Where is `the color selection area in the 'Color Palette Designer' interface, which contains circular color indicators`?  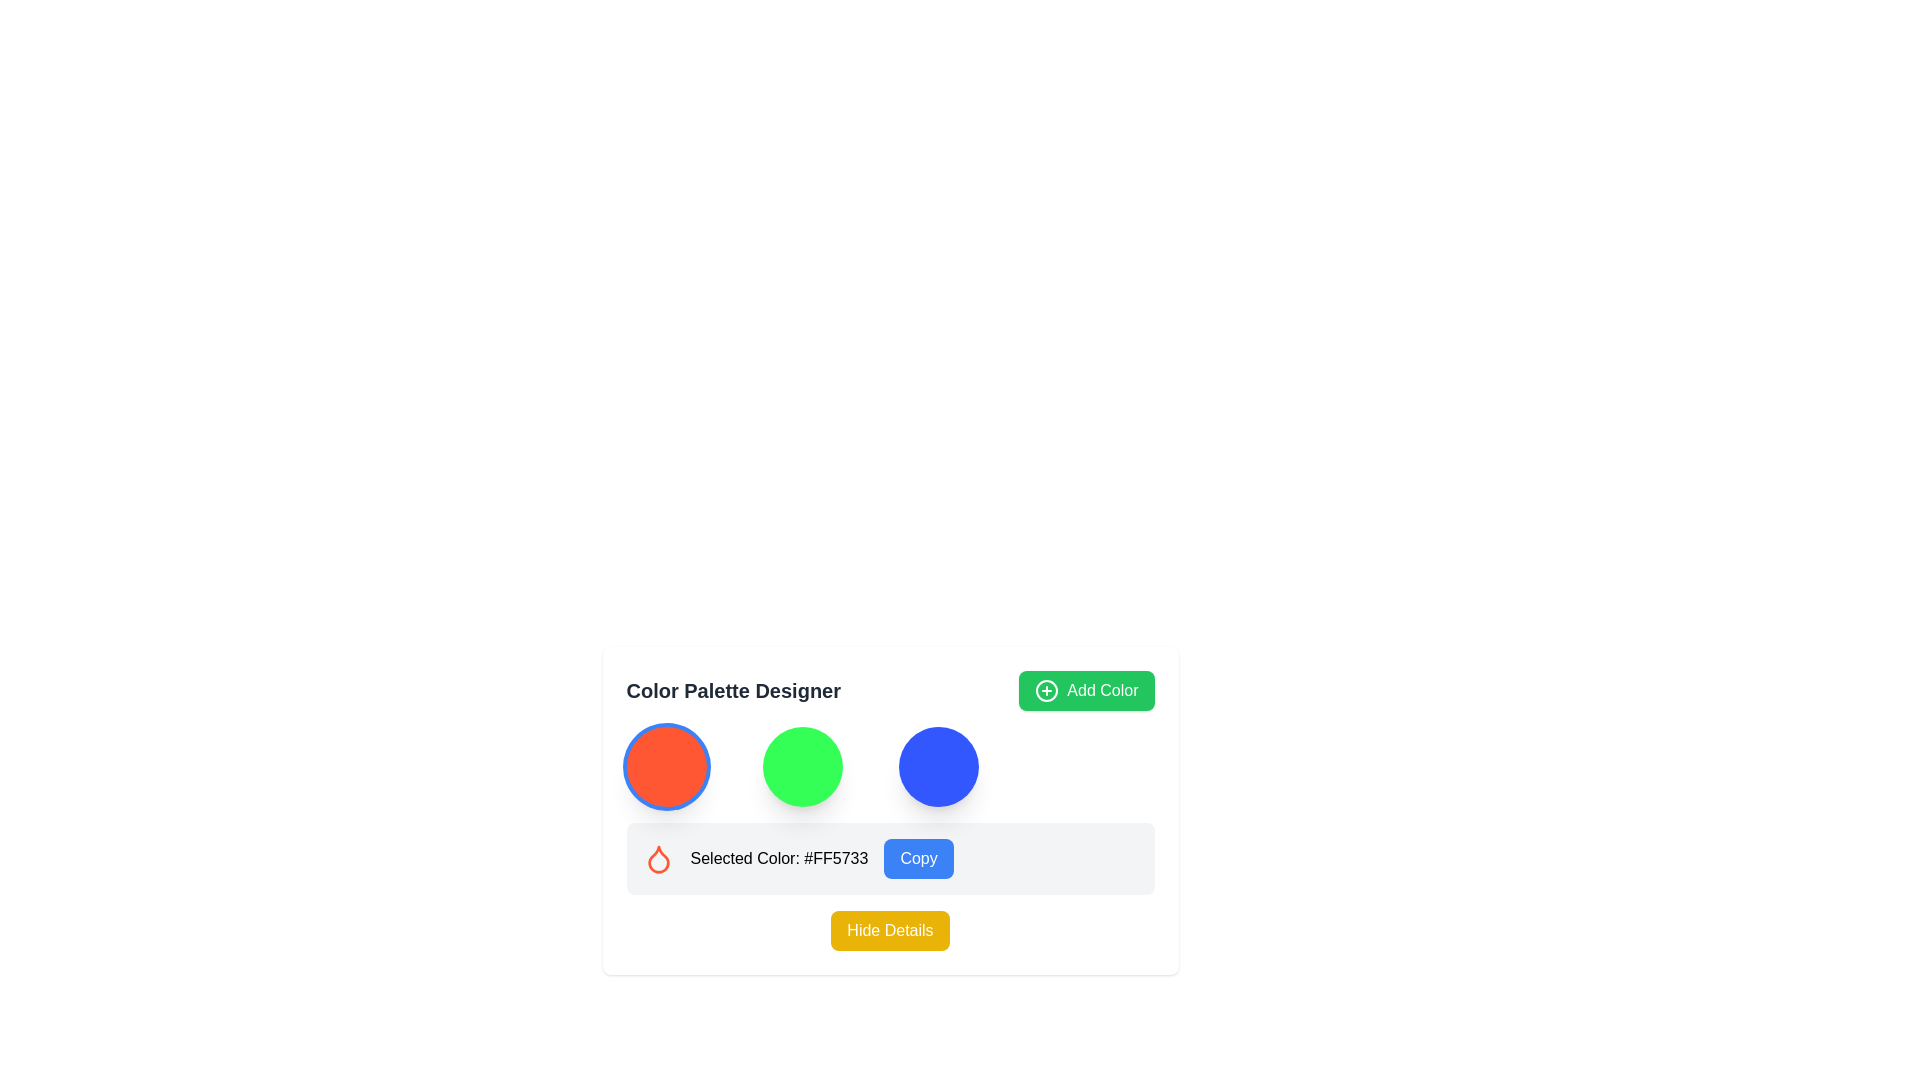
the color selection area in the 'Color Palette Designer' interface, which contains circular color indicators is located at coordinates (889, 766).